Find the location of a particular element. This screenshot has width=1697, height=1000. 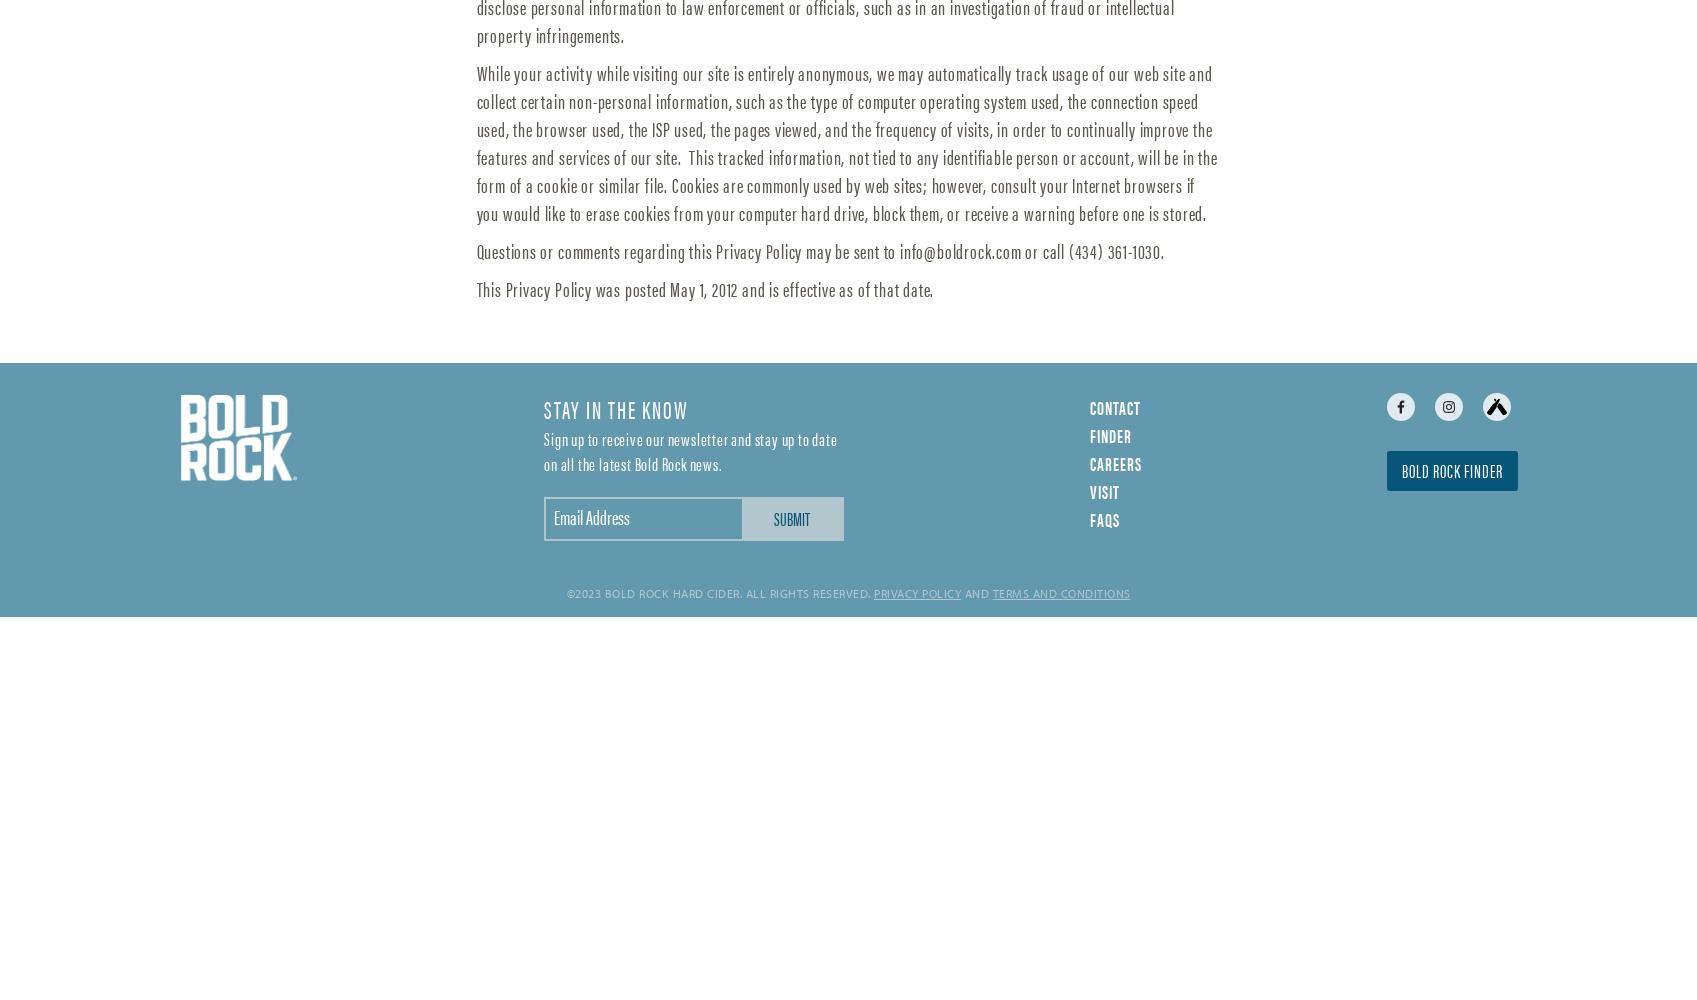

'This Privacy Policy was posted May 1, 2012 and is effective as of that date.' is located at coordinates (476, 287).